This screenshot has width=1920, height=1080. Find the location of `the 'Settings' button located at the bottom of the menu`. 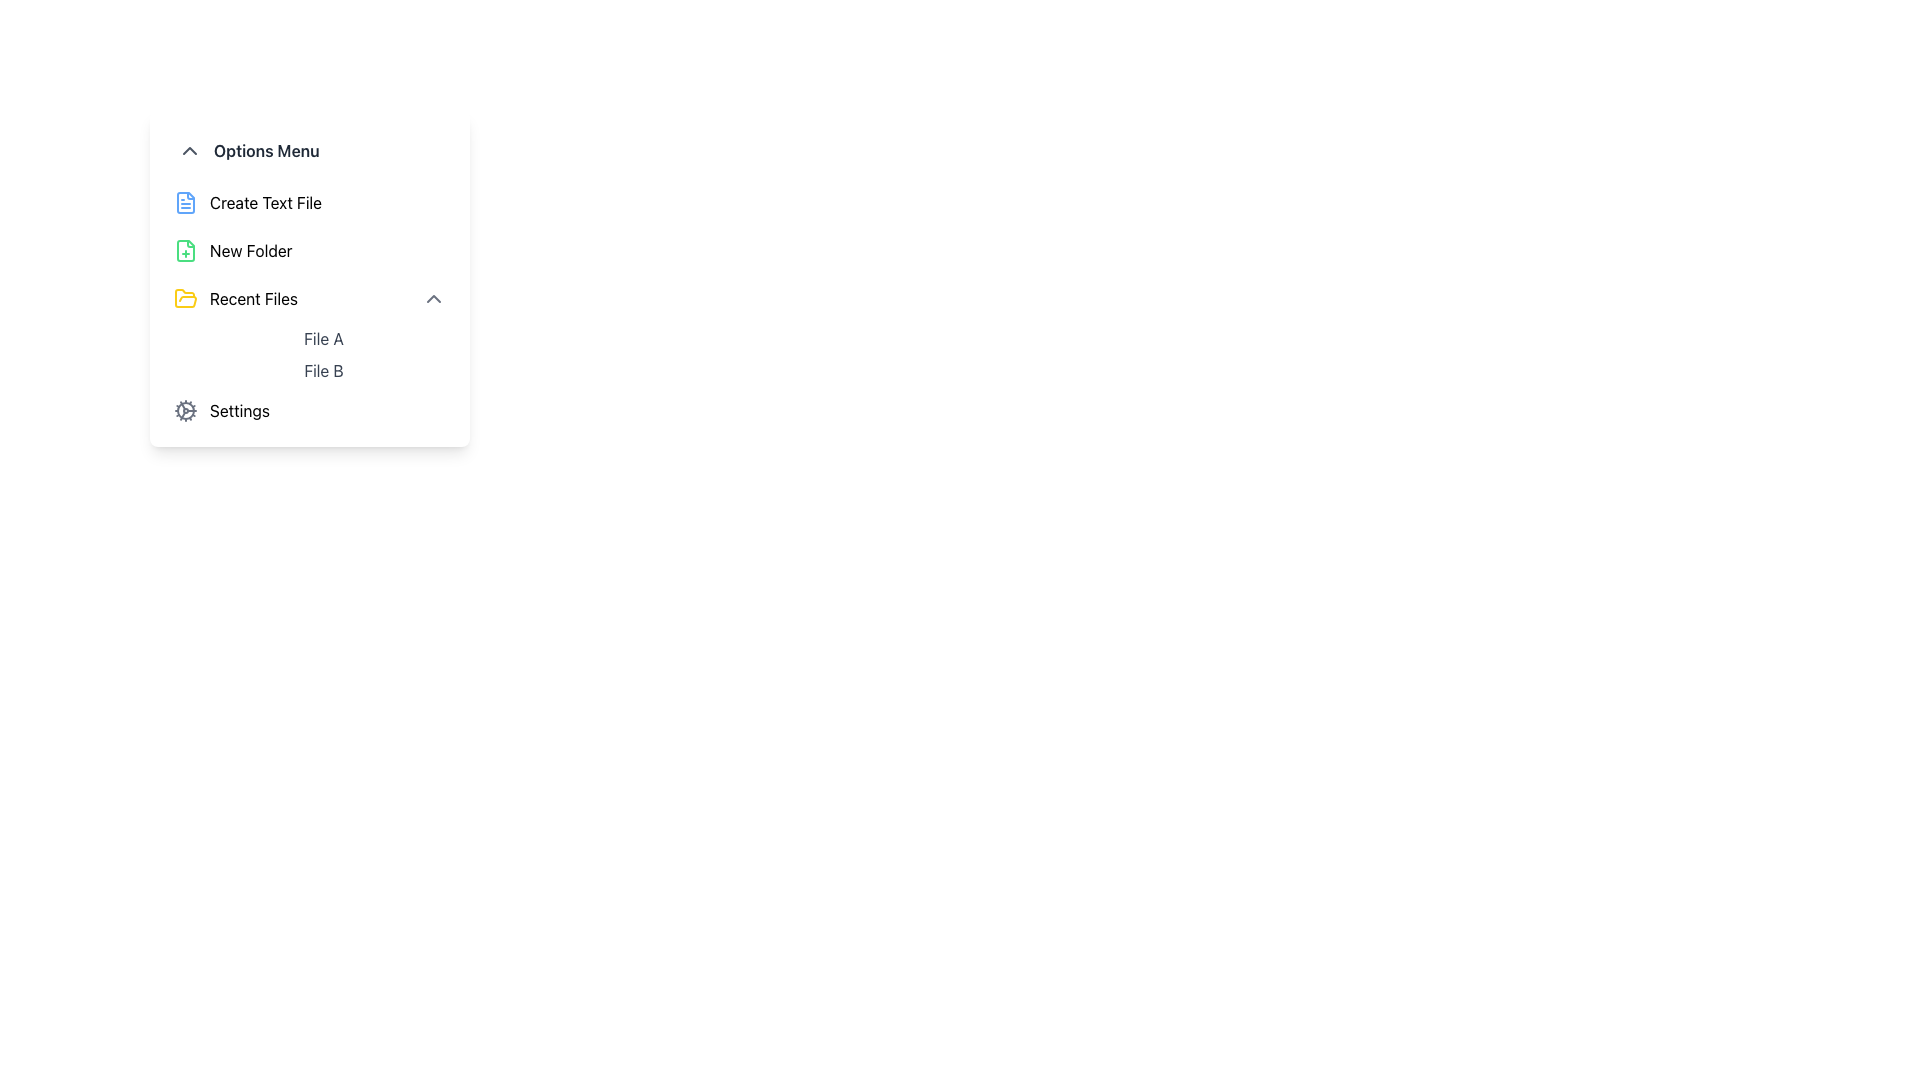

the 'Settings' button located at the bottom of the menu is located at coordinates (309, 410).